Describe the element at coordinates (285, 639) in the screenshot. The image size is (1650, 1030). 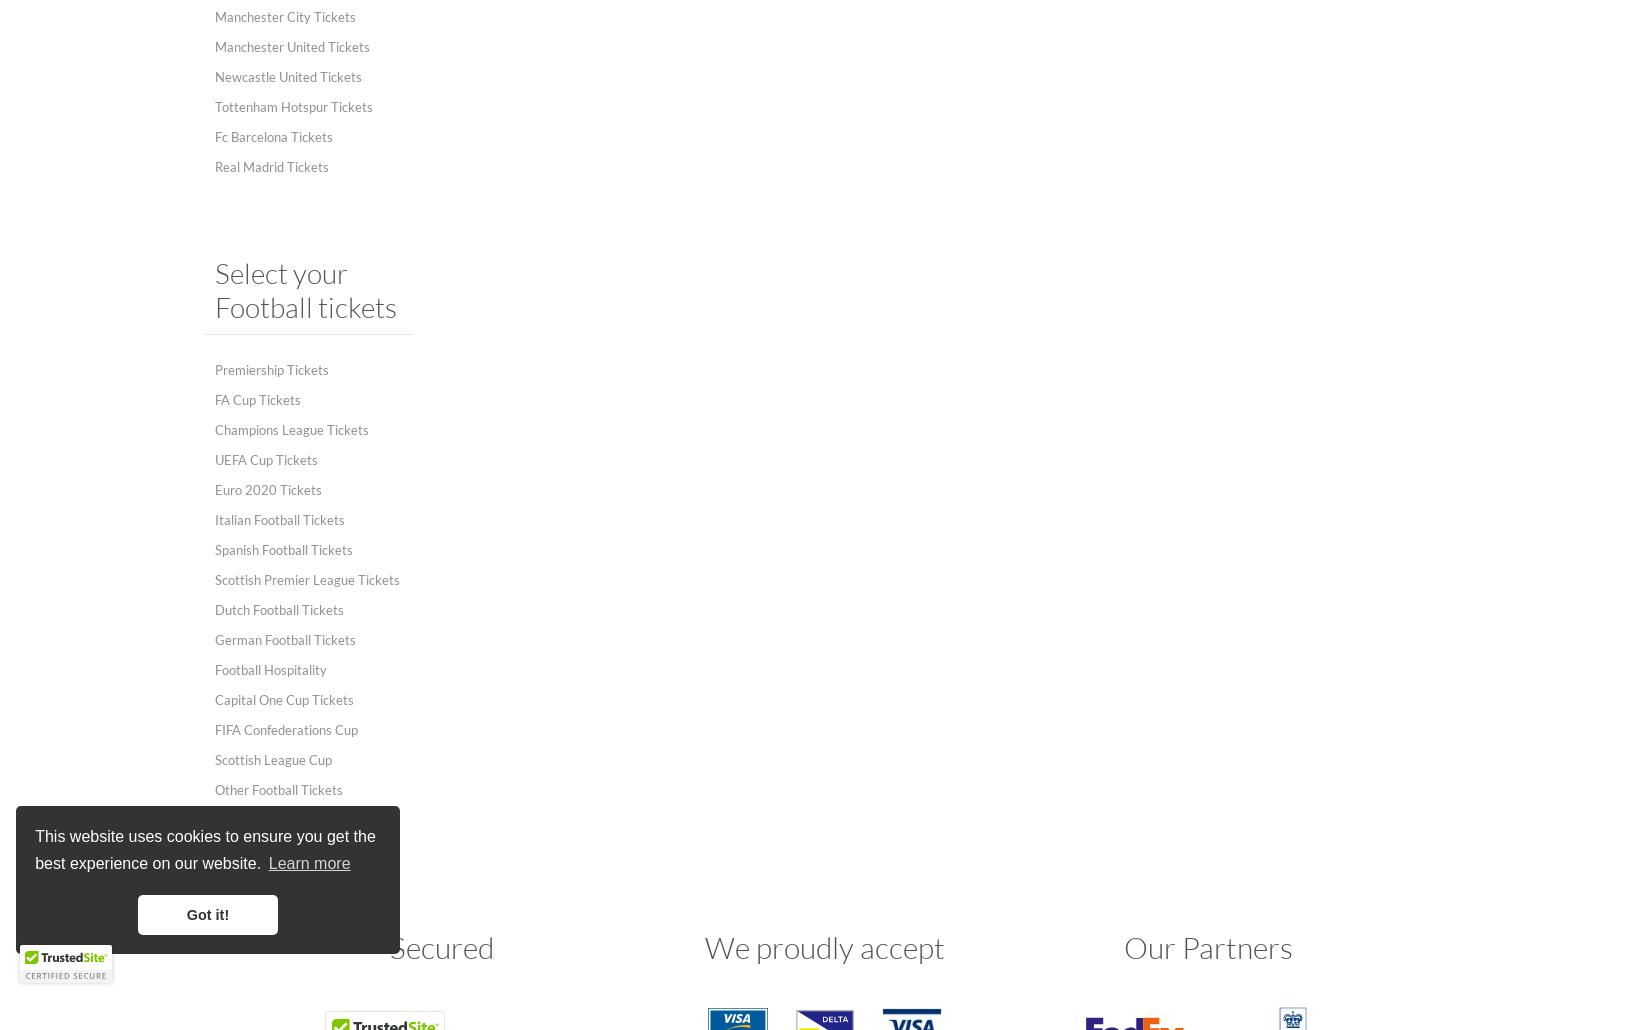
I see `'German Football Tickets'` at that location.